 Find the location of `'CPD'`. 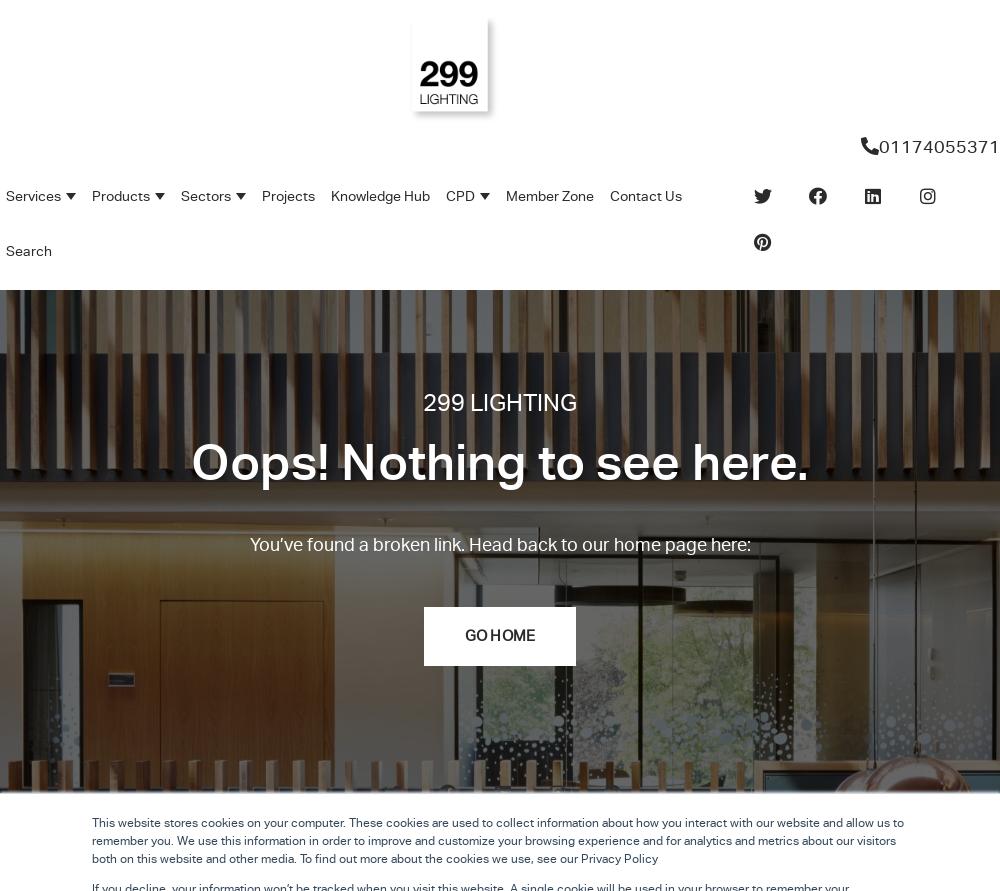

'CPD' is located at coordinates (459, 196).